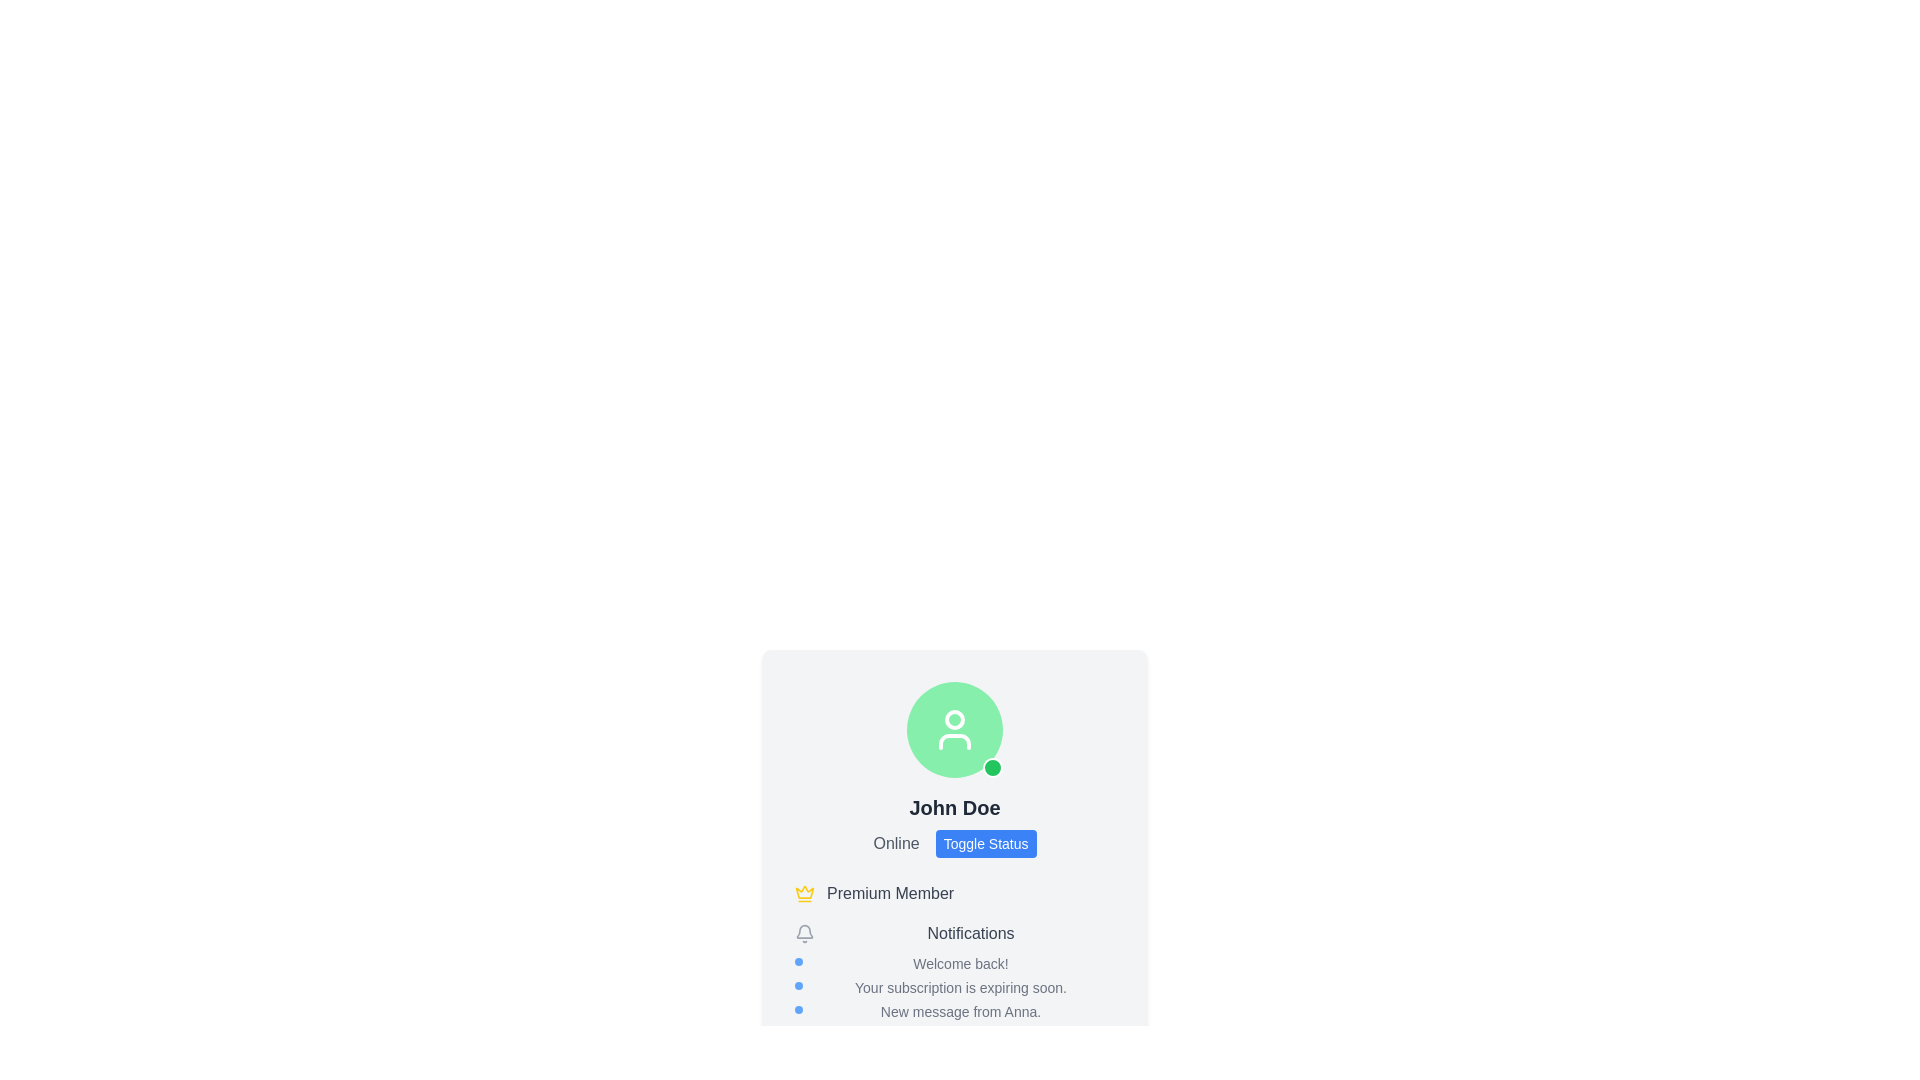 Image resolution: width=1920 pixels, height=1080 pixels. Describe the element at coordinates (805, 893) in the screenshot. I see `the premium membership icon that symbolizes the user's premium membership status, located to the left of the 'Premium Member' text` at that location.